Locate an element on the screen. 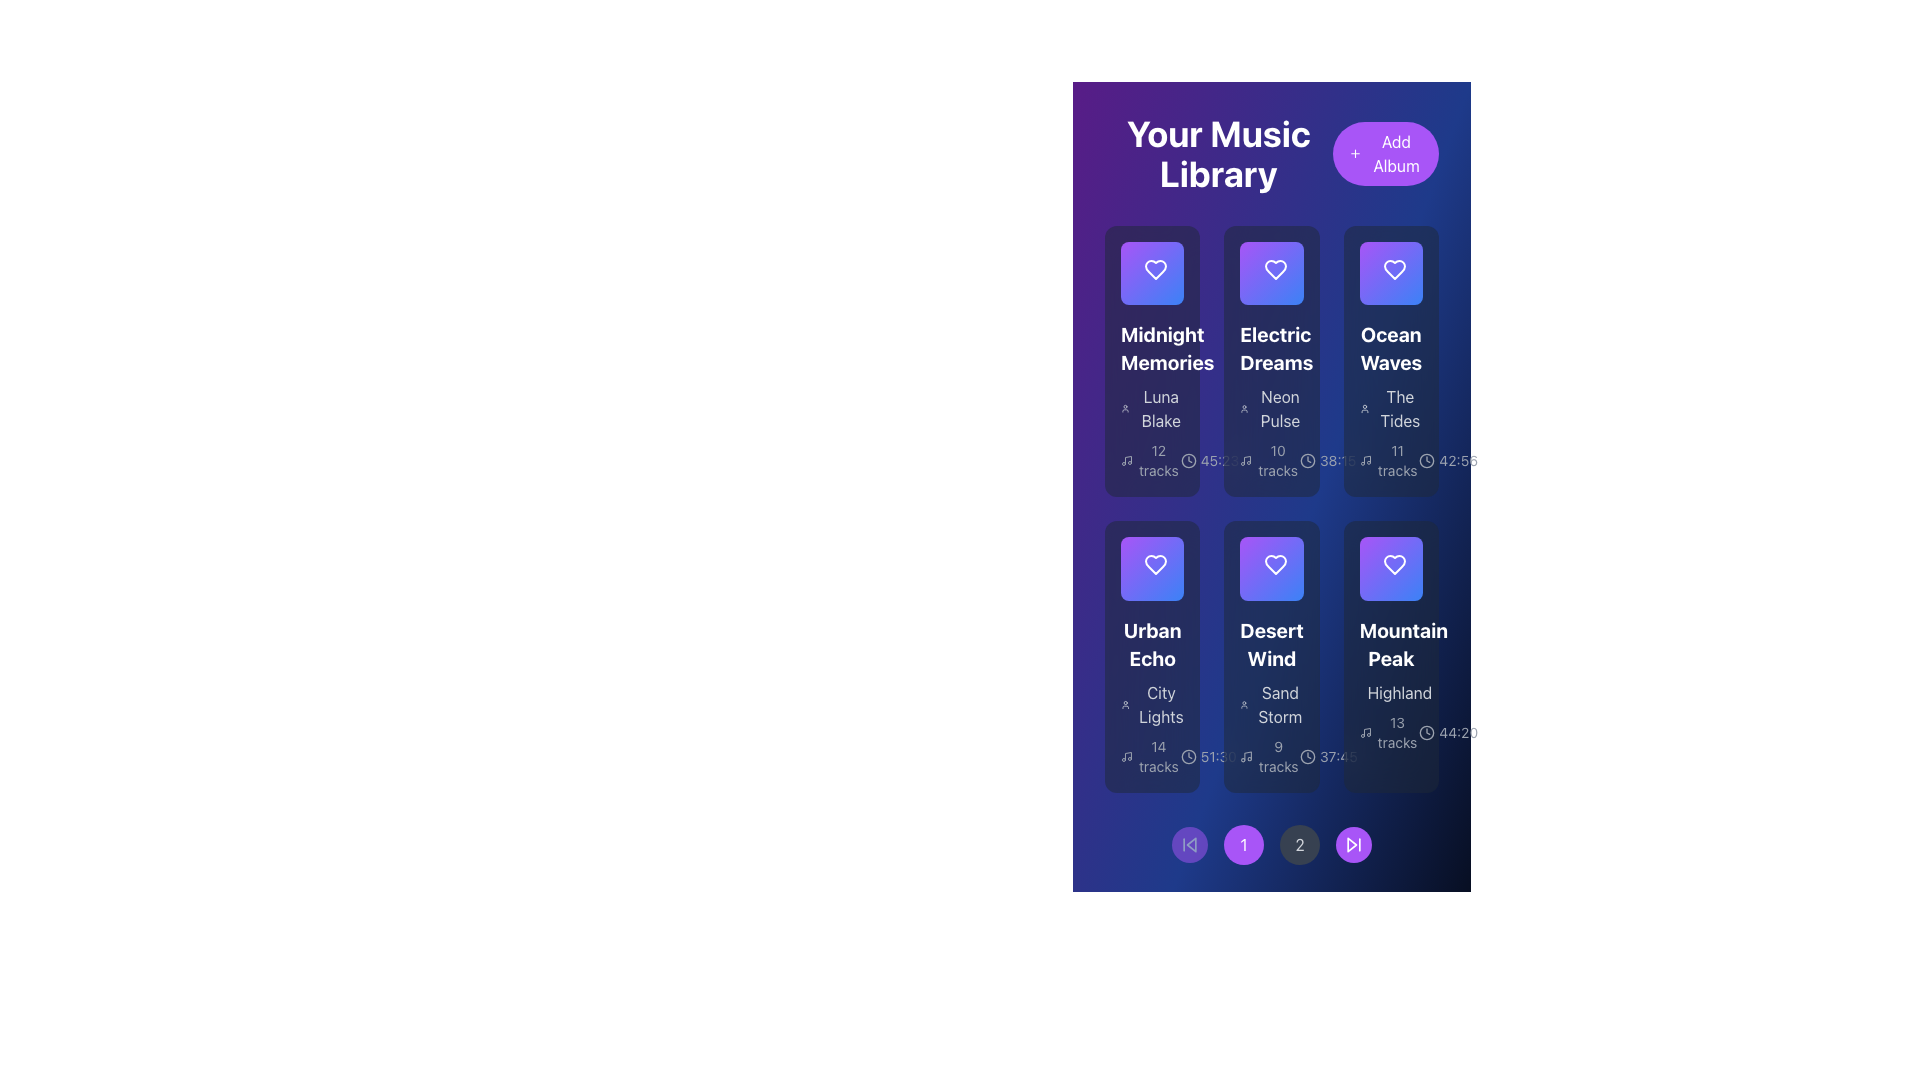  the text element displaying 'Neon Pulse', located under the heading 'Electric Dreams' in the second card of the first row of the grid layout is located at coordinates (1280, 408).